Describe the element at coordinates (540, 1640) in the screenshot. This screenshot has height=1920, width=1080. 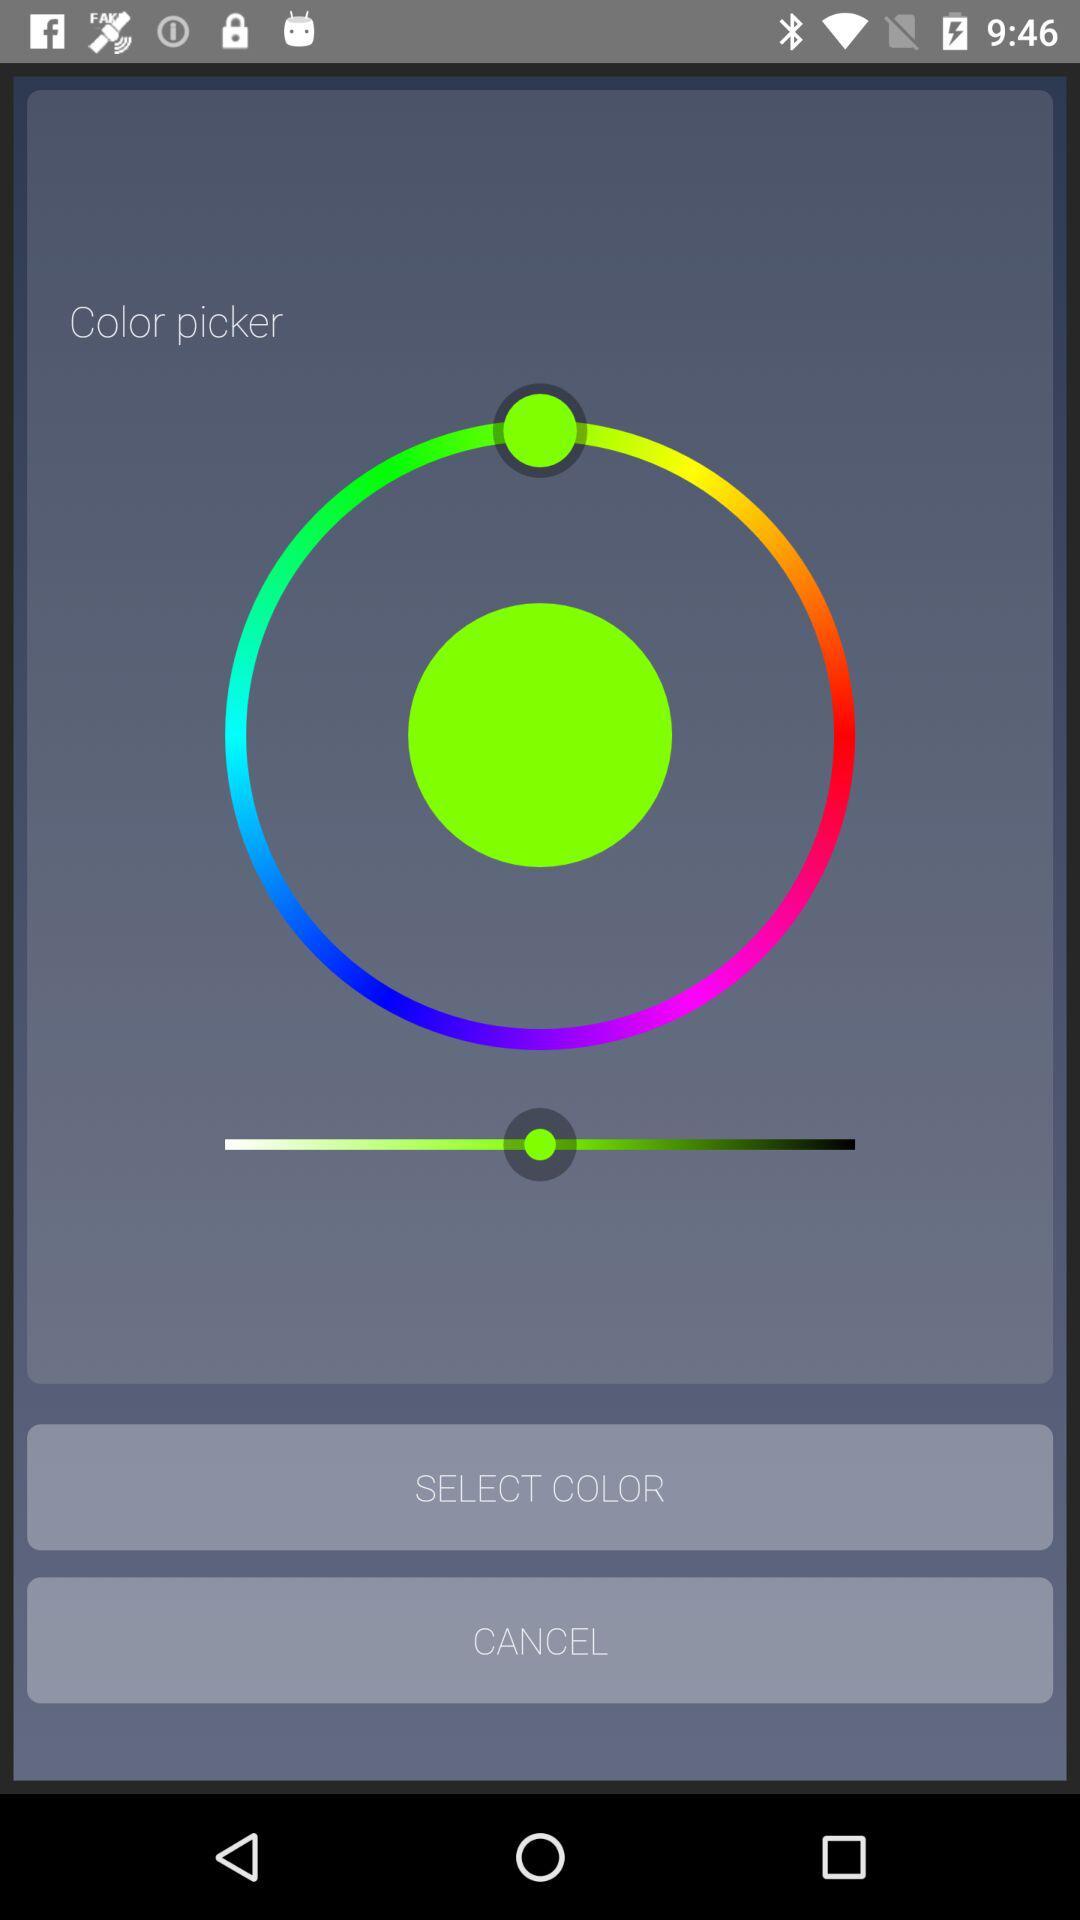
I see `cancel` at that location.